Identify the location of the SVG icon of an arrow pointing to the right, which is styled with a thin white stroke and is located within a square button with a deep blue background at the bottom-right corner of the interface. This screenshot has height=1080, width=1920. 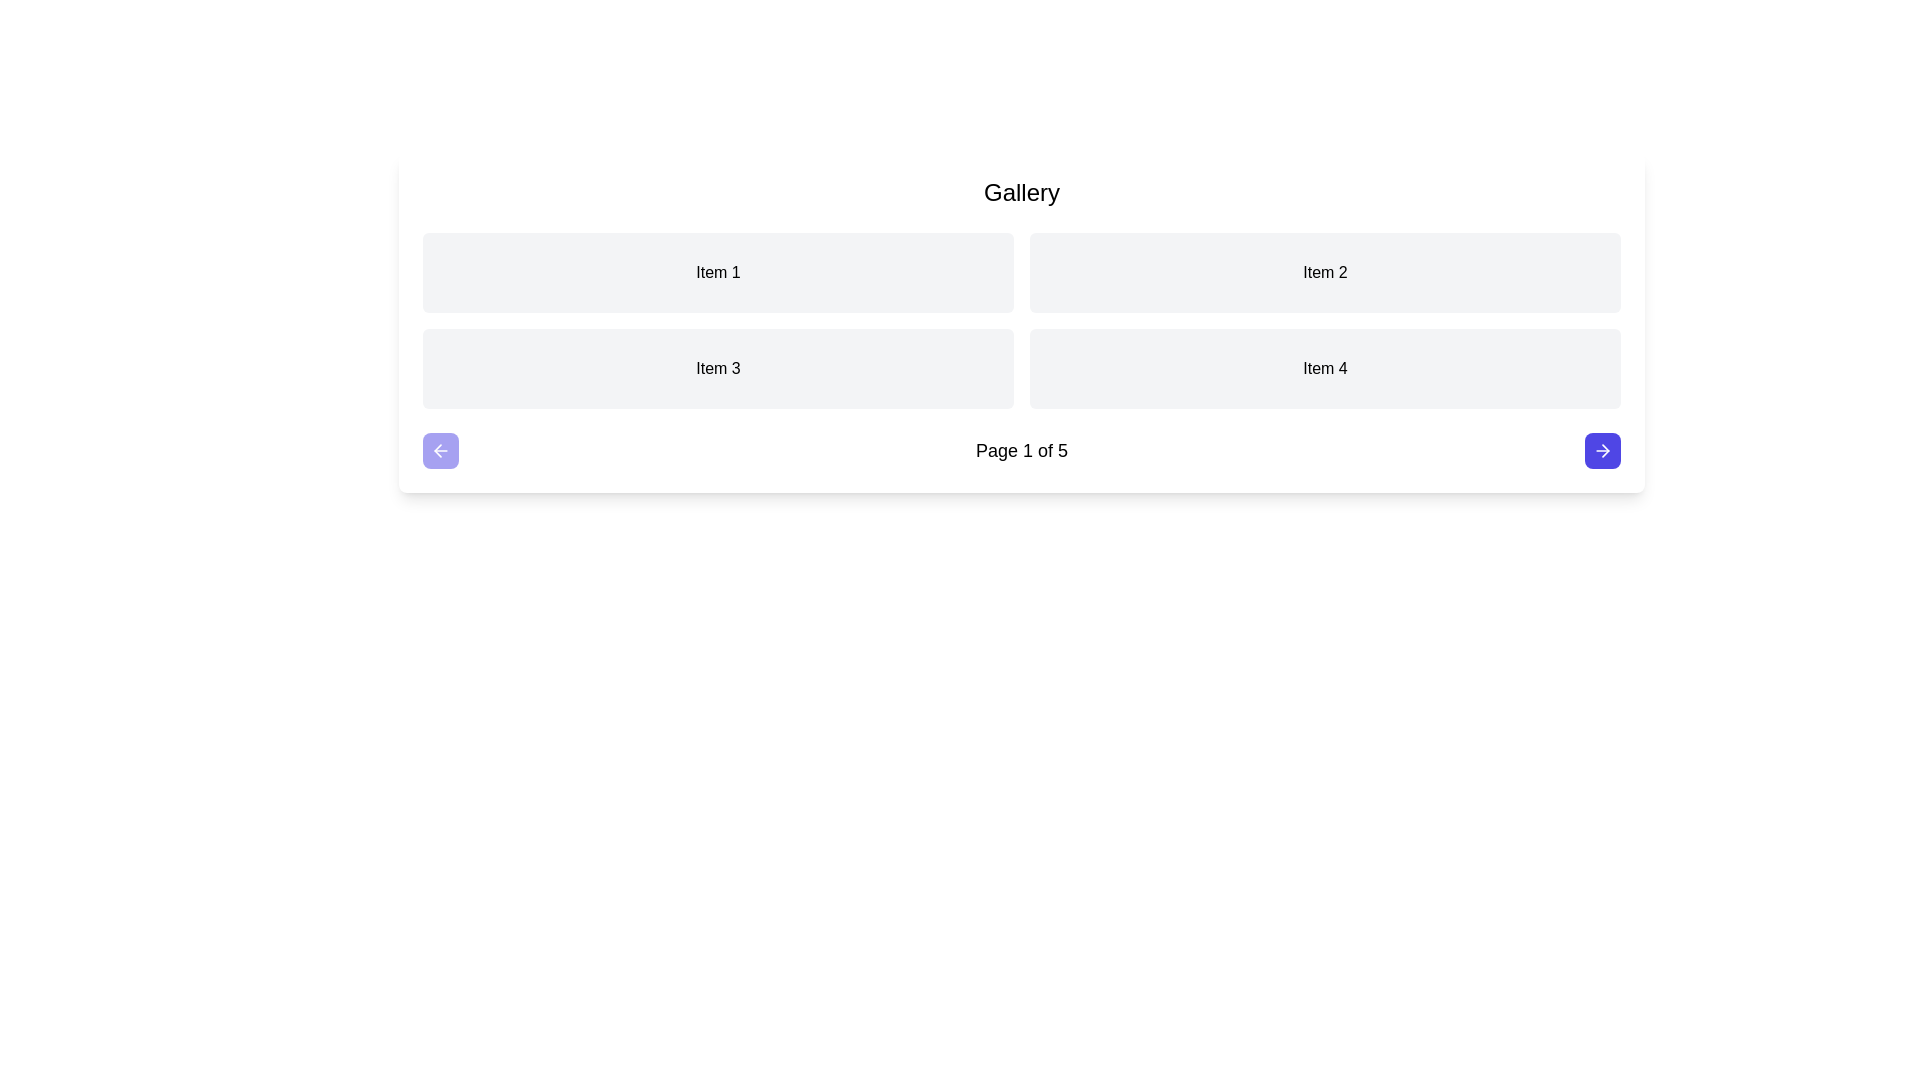
(1603, 451).